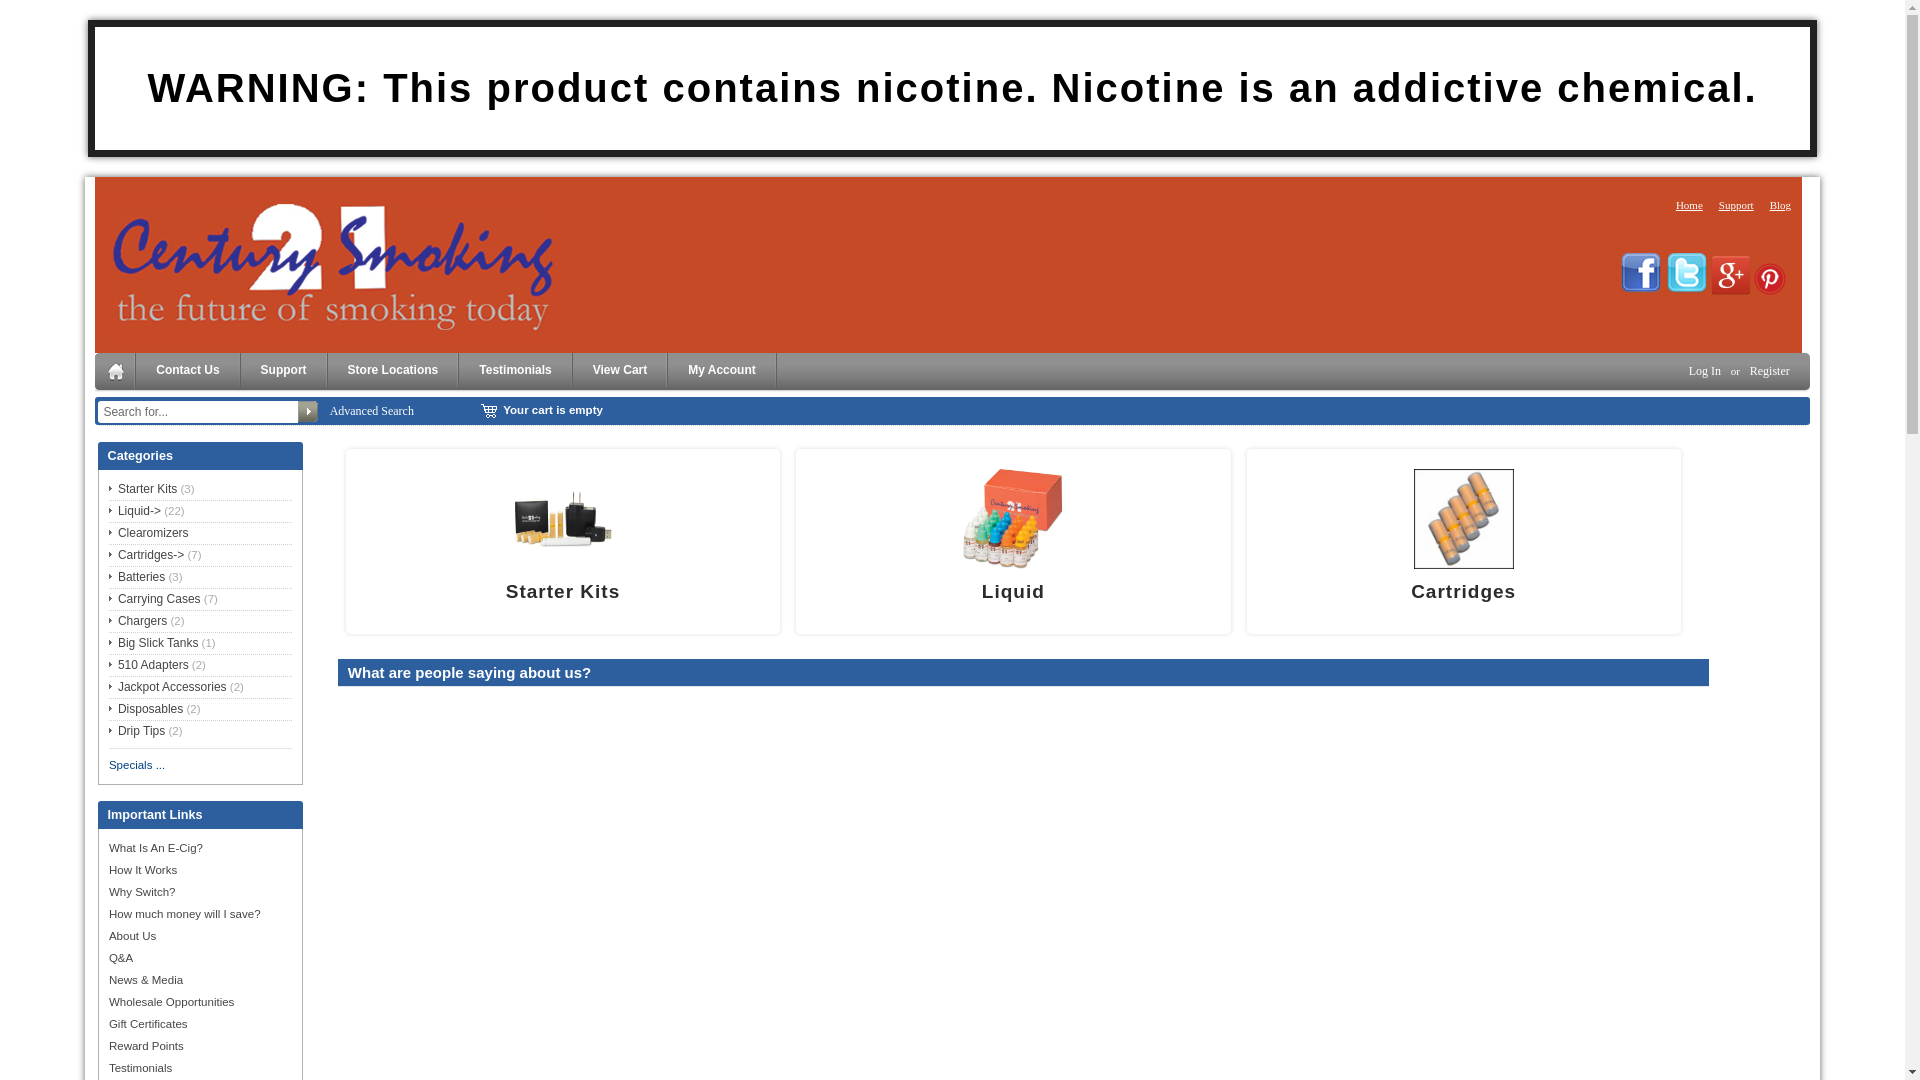 The height and width of the screenshot is (1080, 1920). What do you see at coordinates (282, 370) in the screenshot?
I see `'Support'` at bounding box center [282, 370].